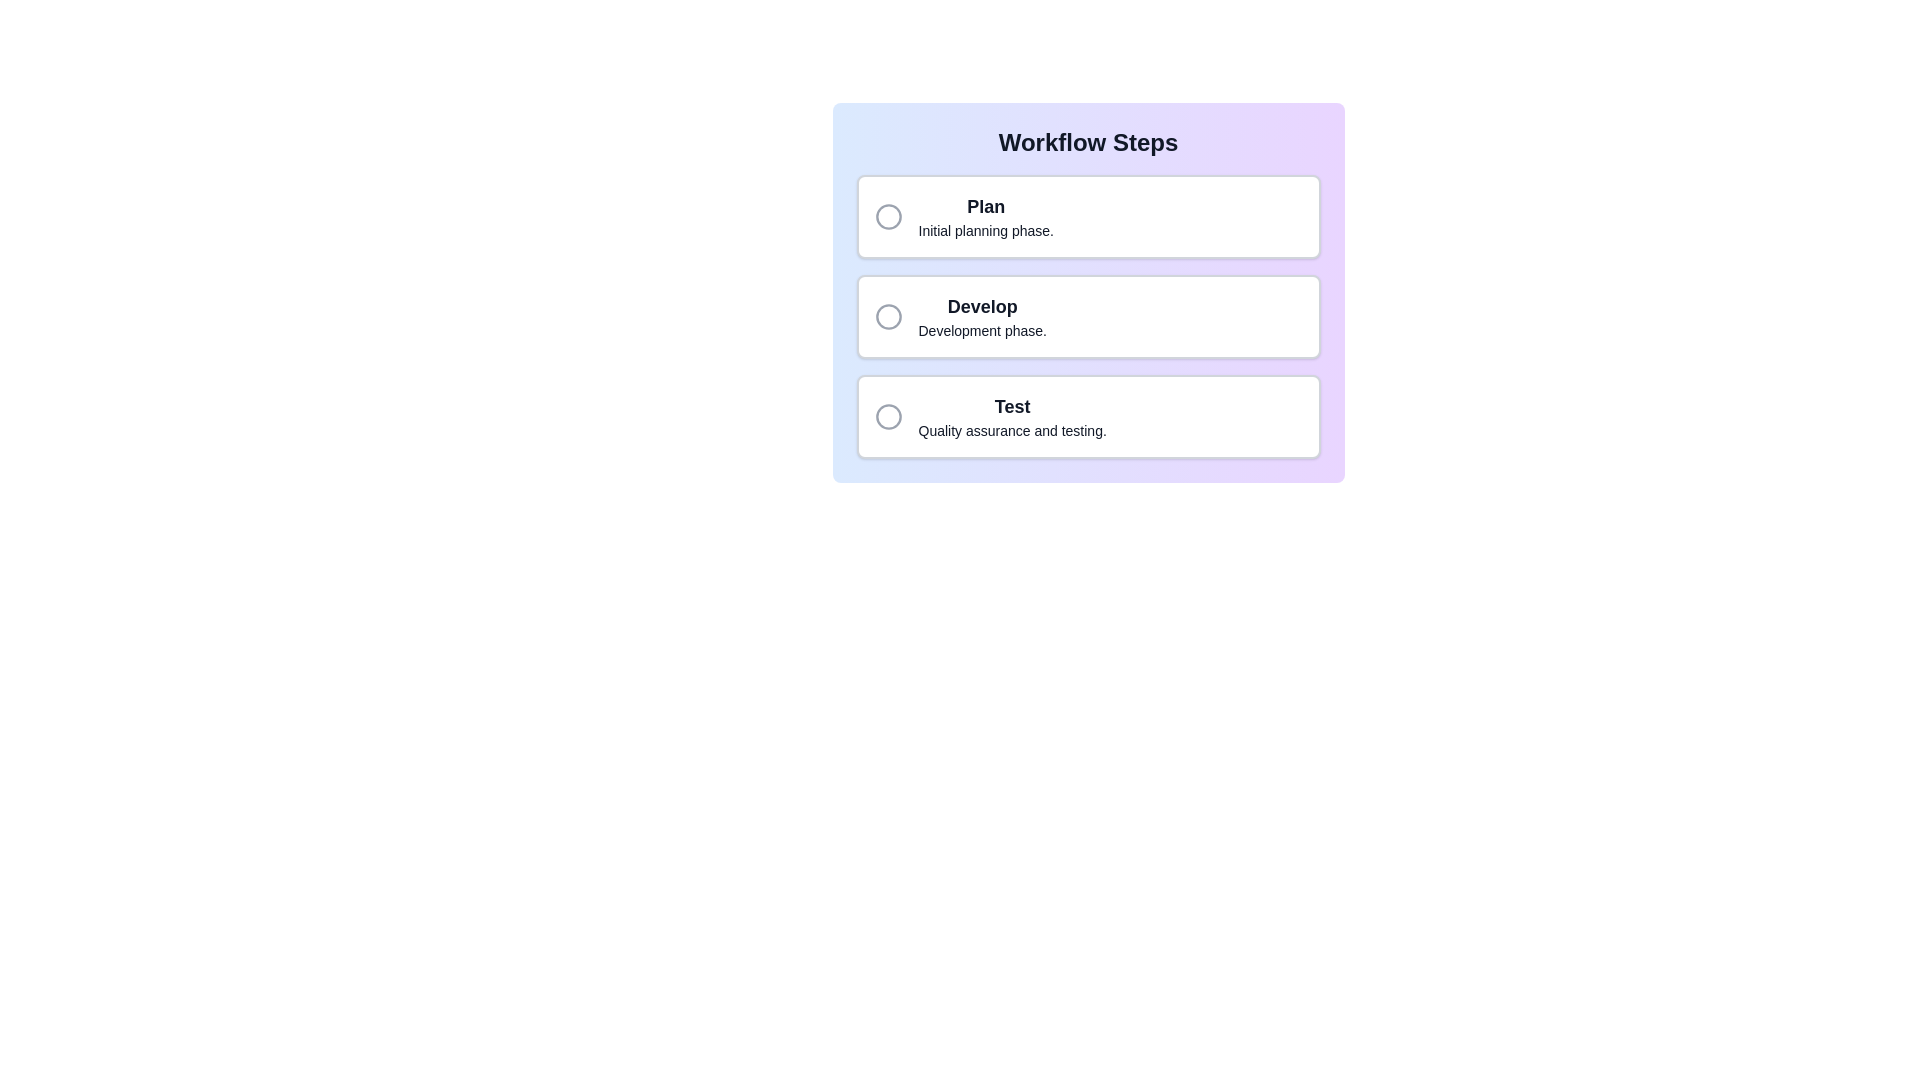  Describe the element at coordinates (1012, 415) in the screenshot. I see `descriptive title and elaboration text for the 'Test' workflow step located in the third selectable option of the vertical list` at that location.